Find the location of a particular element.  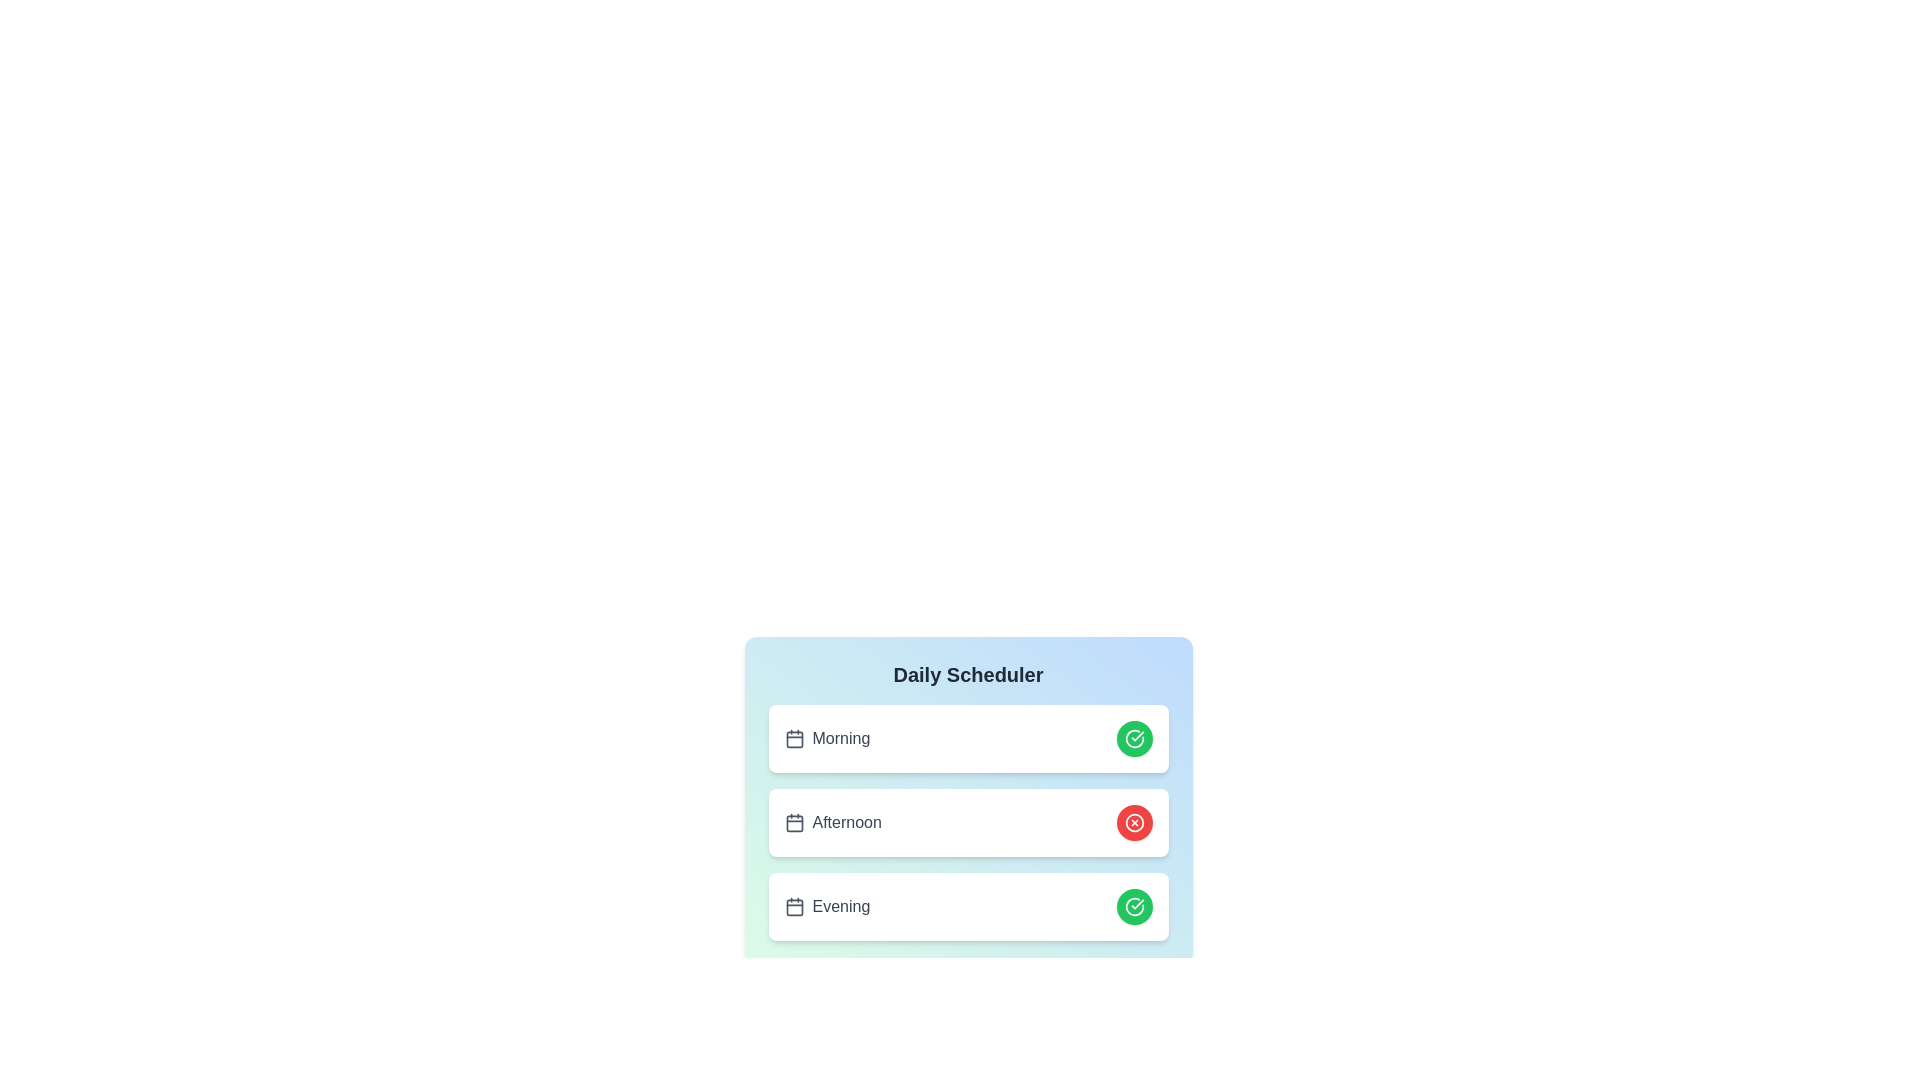

the green button to toggle the schedule status for Morning is located at coordinates (1134, 739).